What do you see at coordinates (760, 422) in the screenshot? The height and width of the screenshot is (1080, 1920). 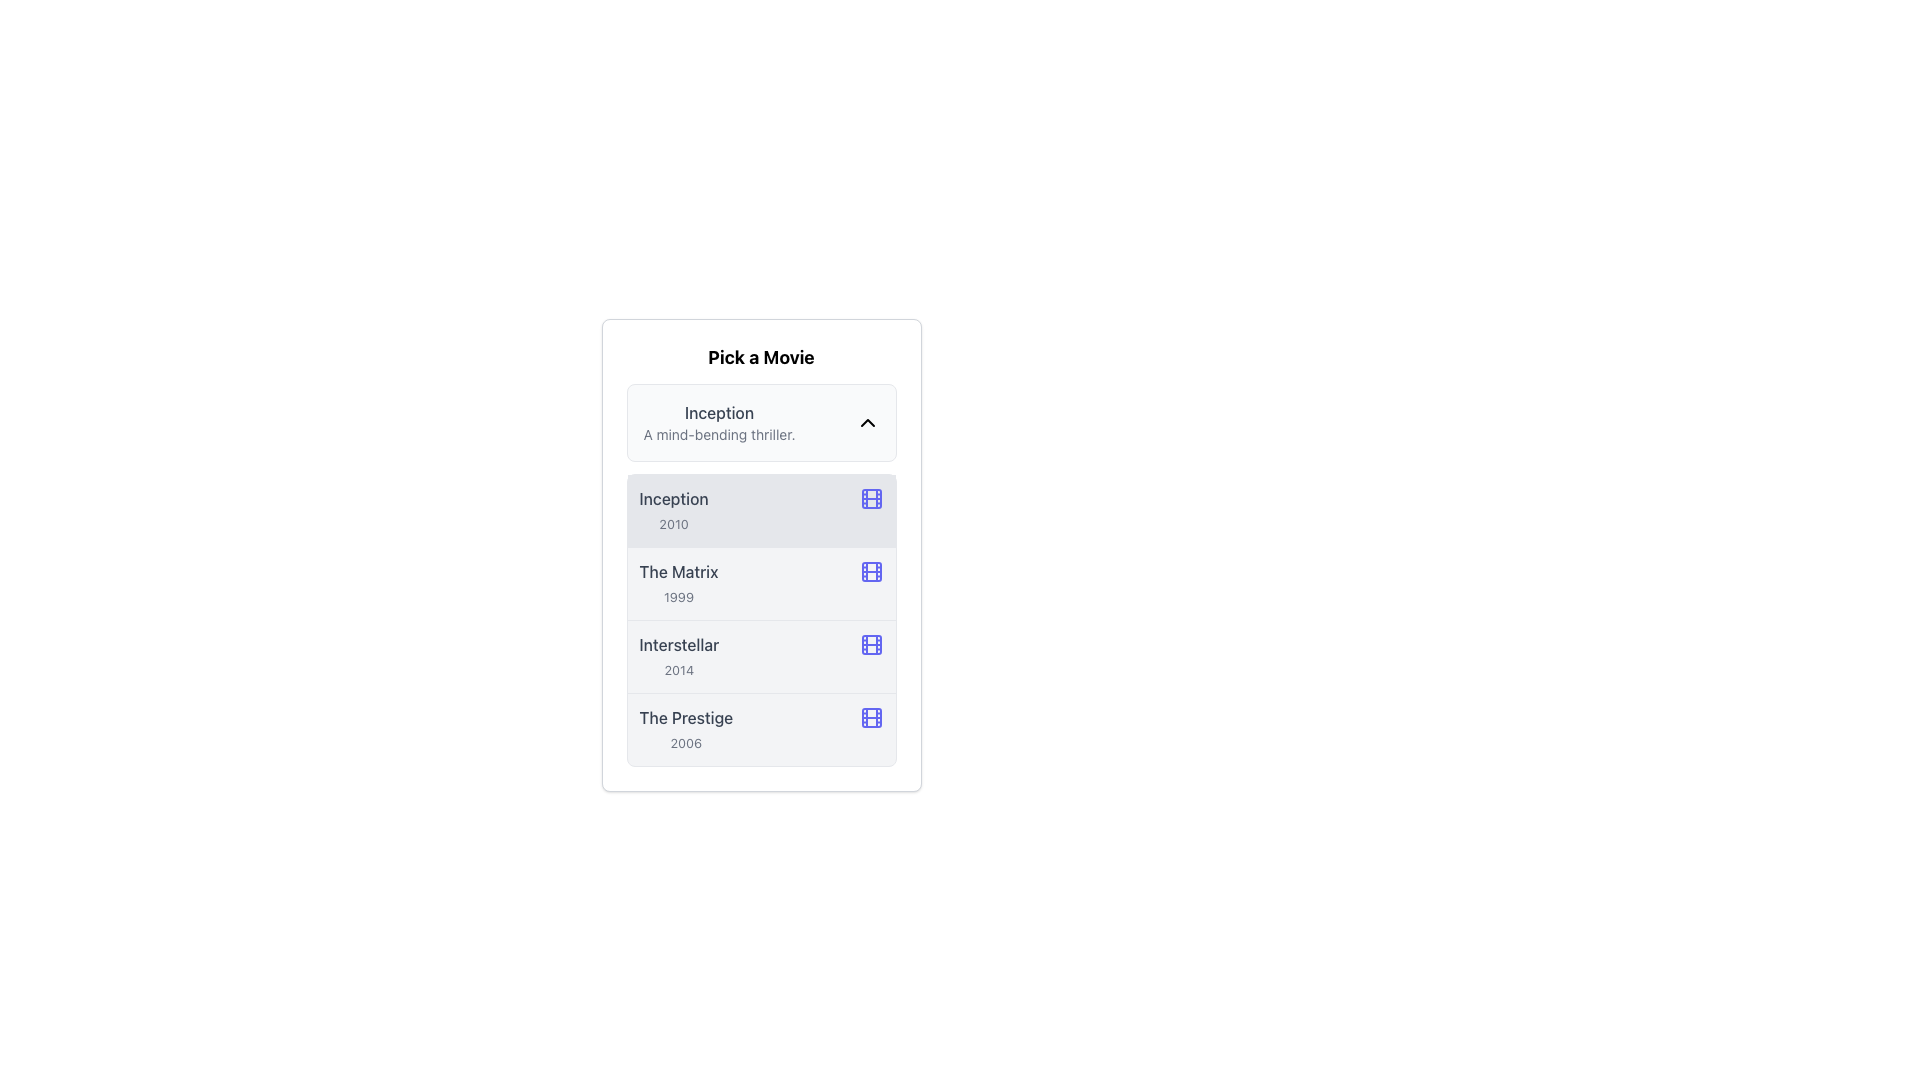 I see `the selectable button-like element titled 'Inception' which has a light gray background and a dropdown arrow` at bounding box center [760, 422].